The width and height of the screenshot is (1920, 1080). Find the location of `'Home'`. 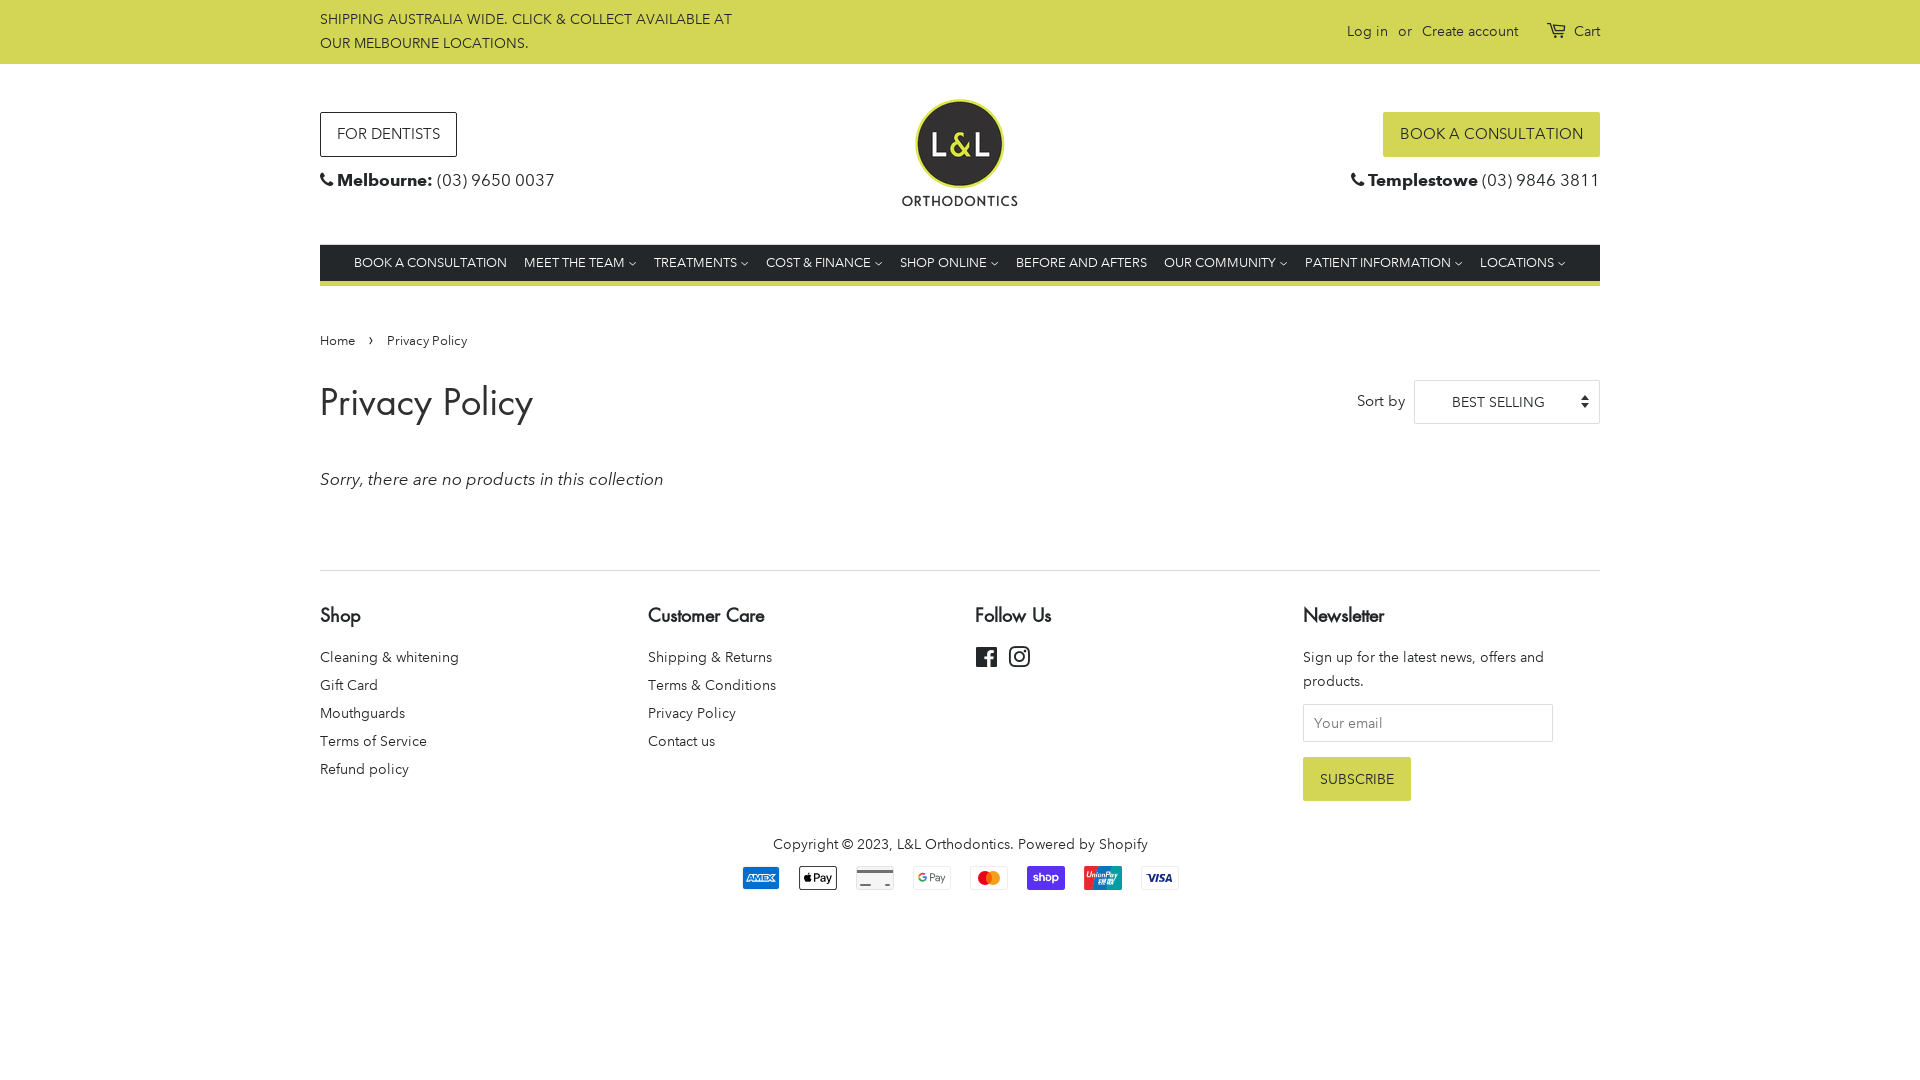

'Home' is located at coordinates (340, 339).